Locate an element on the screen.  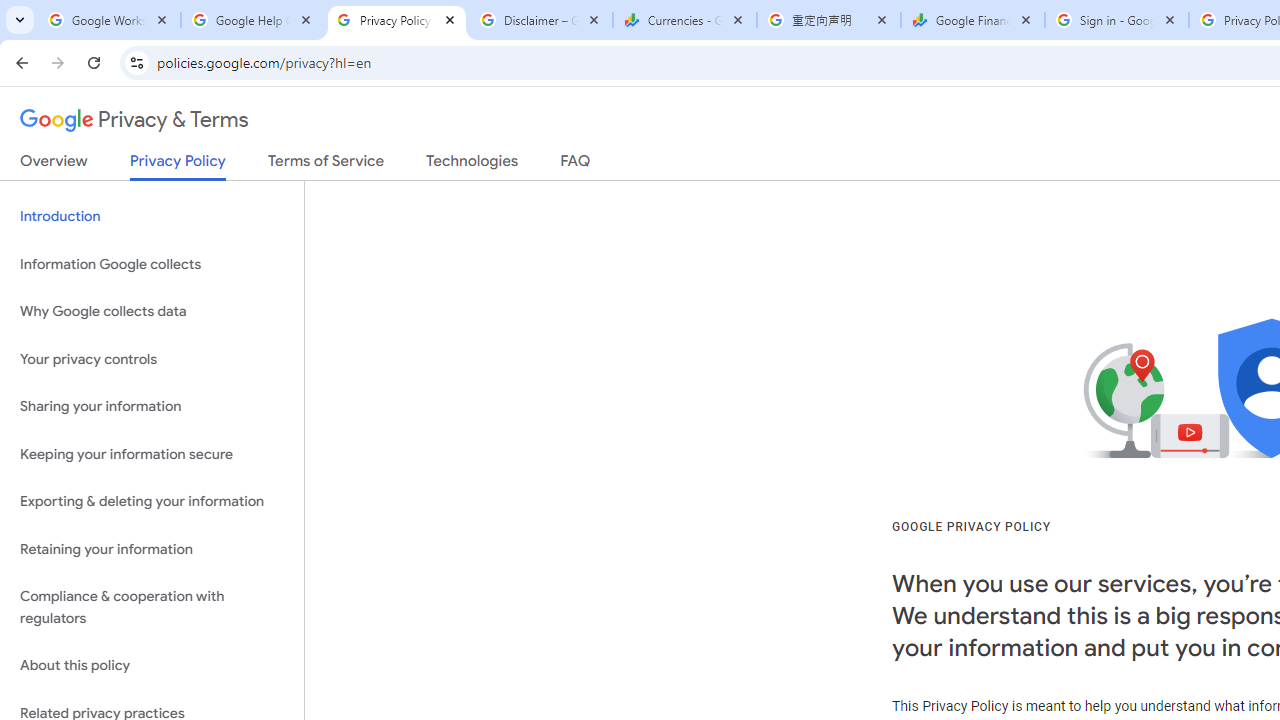
'Exporting & deleting your information' is located at coordinates (151, 501).